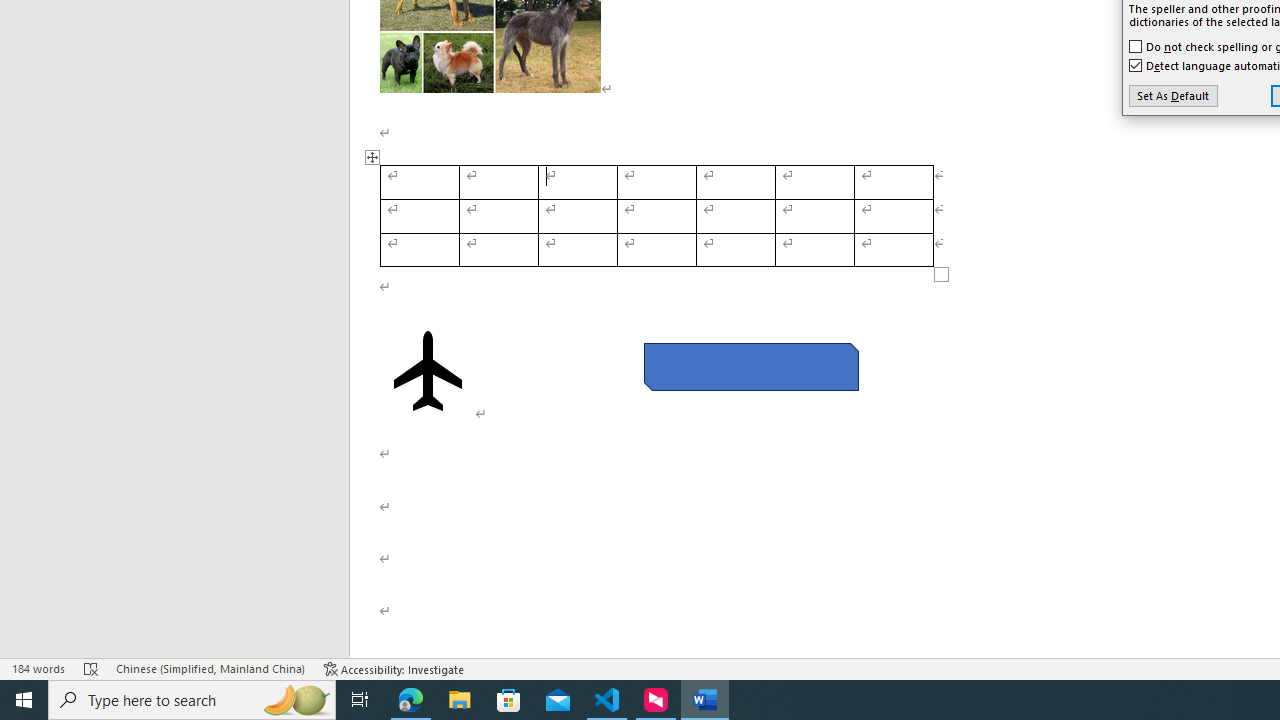 The image size is (1280, 720). Describe the element at coordinates (394, 669) in the screenshot. I see `'Accessibility Checker Accessibility: Investigate'` at that location.